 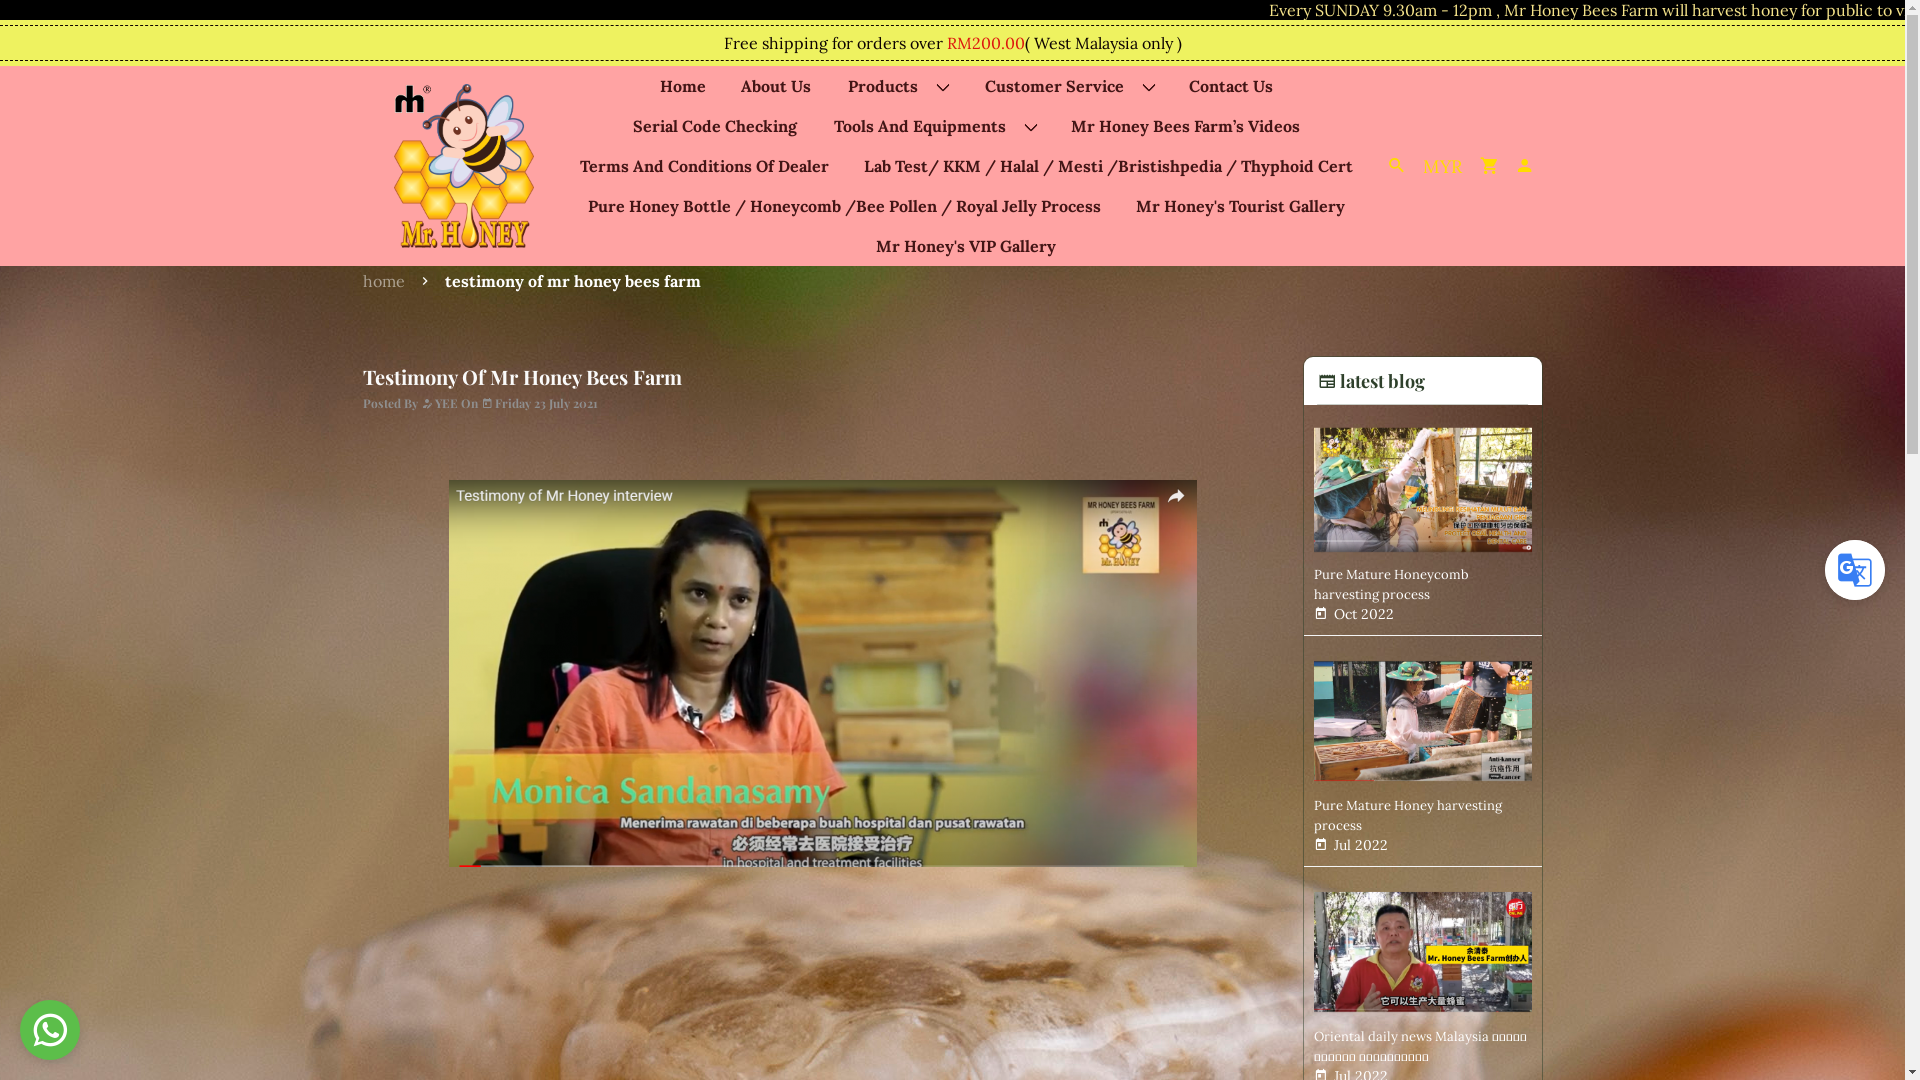 What do you see at coordinates (1107, 164) in the screenshot?
I see `'Lab Test/ KKM / Halal / Mesti /Bristishpedia / Thyphoid Cert'` at bounding box center [1107, 164].